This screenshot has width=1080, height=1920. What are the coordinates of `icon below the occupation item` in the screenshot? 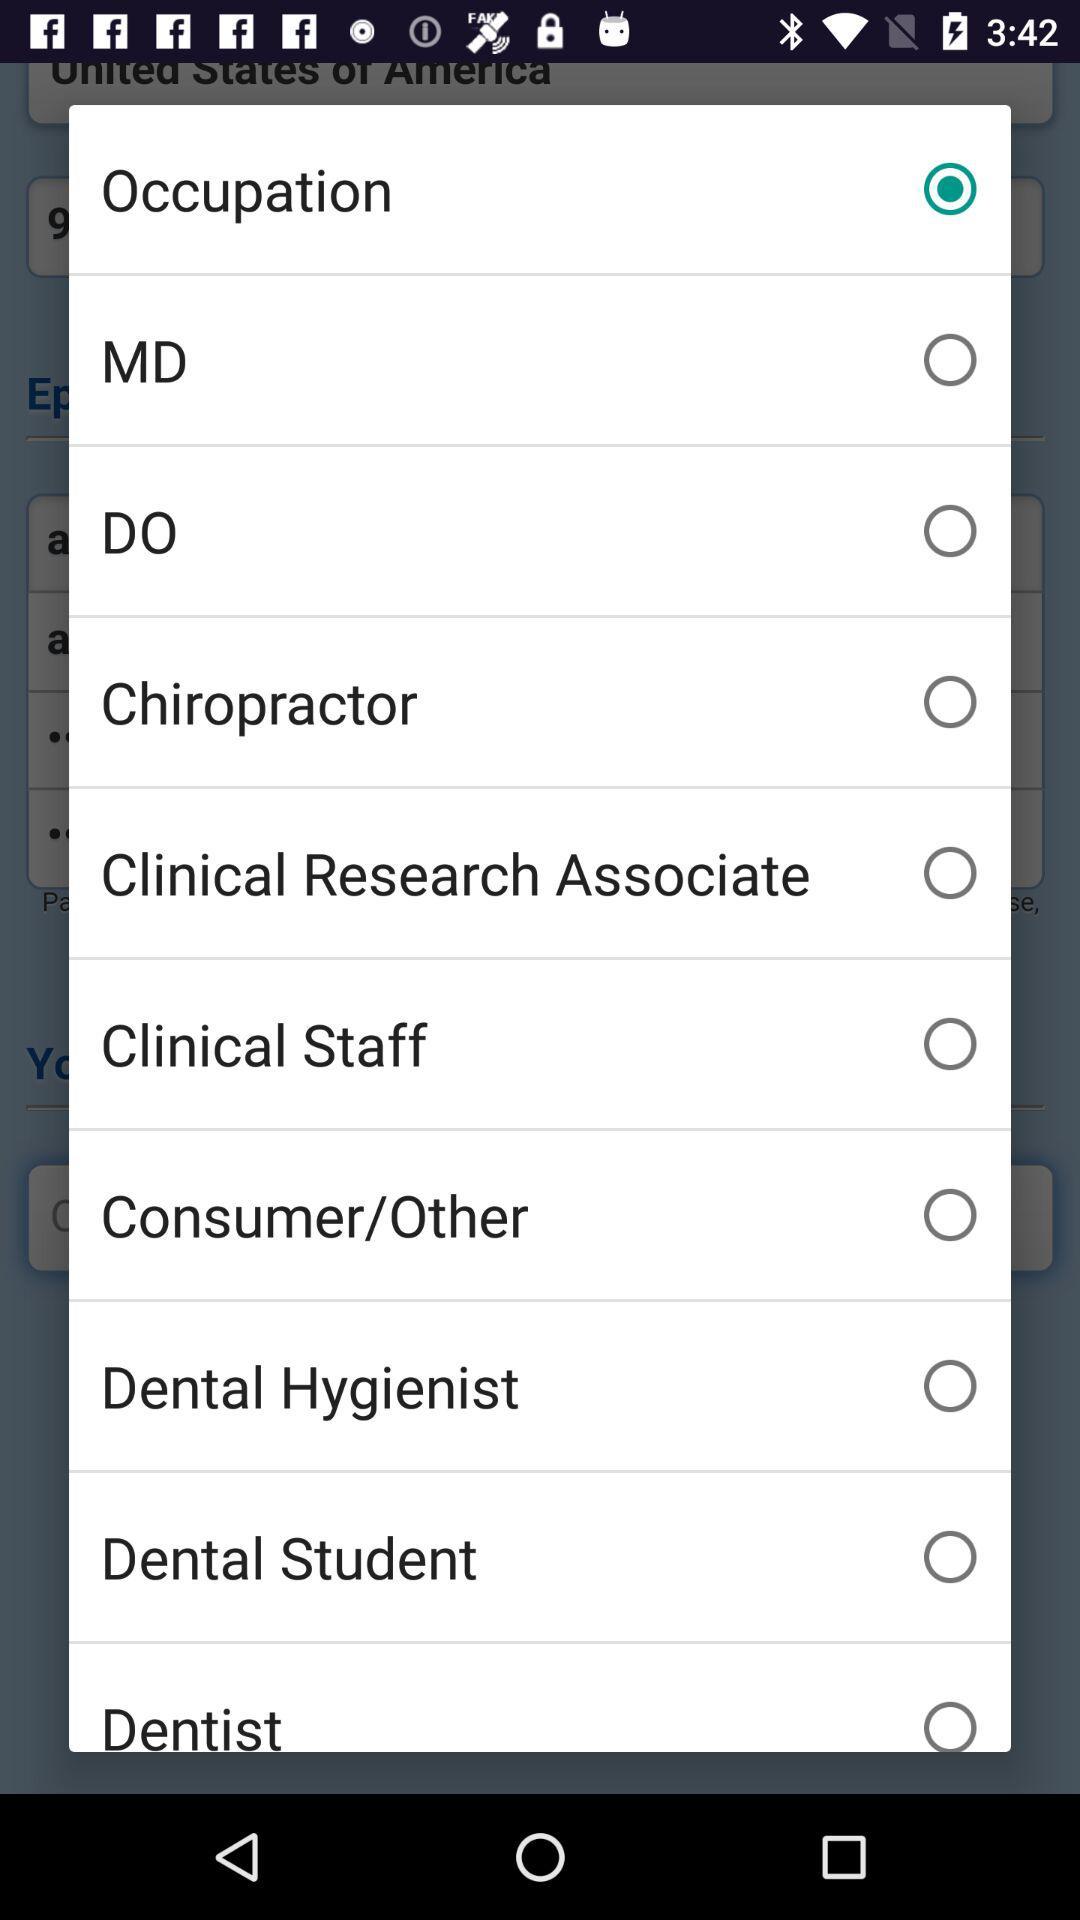 It's located at (540, 360).